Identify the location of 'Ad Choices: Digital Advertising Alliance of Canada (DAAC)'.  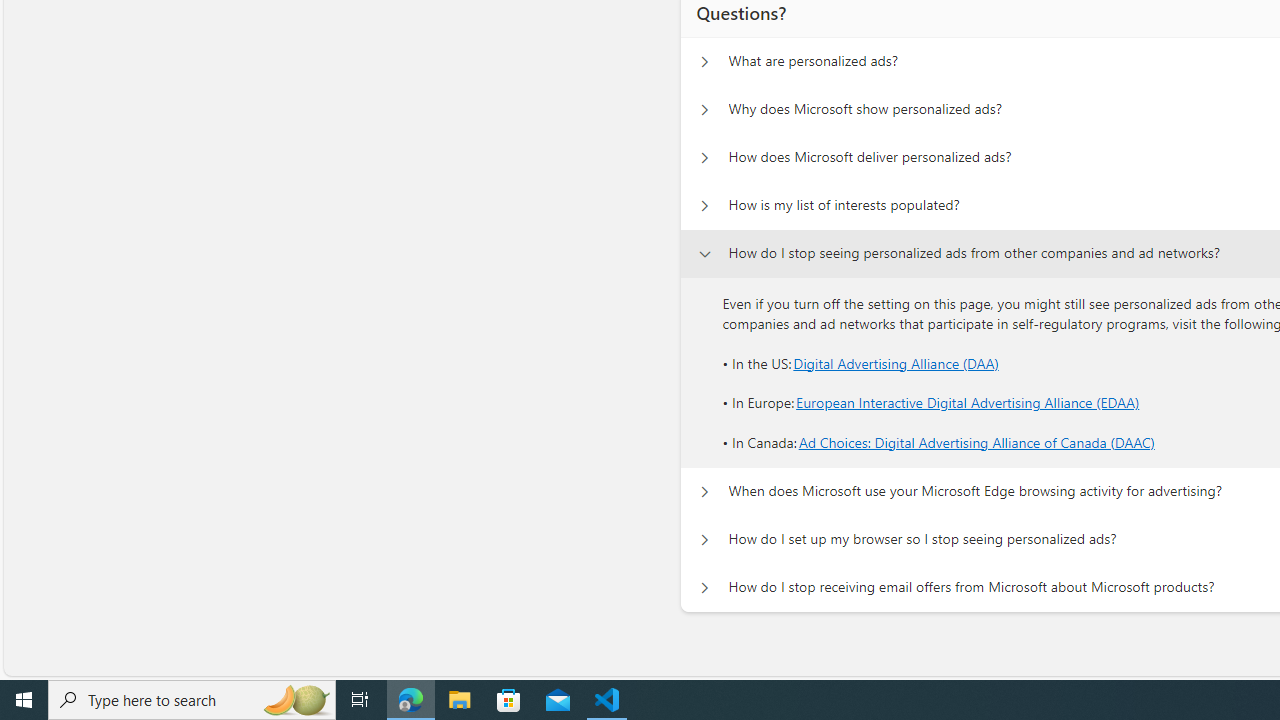
(976, 441).